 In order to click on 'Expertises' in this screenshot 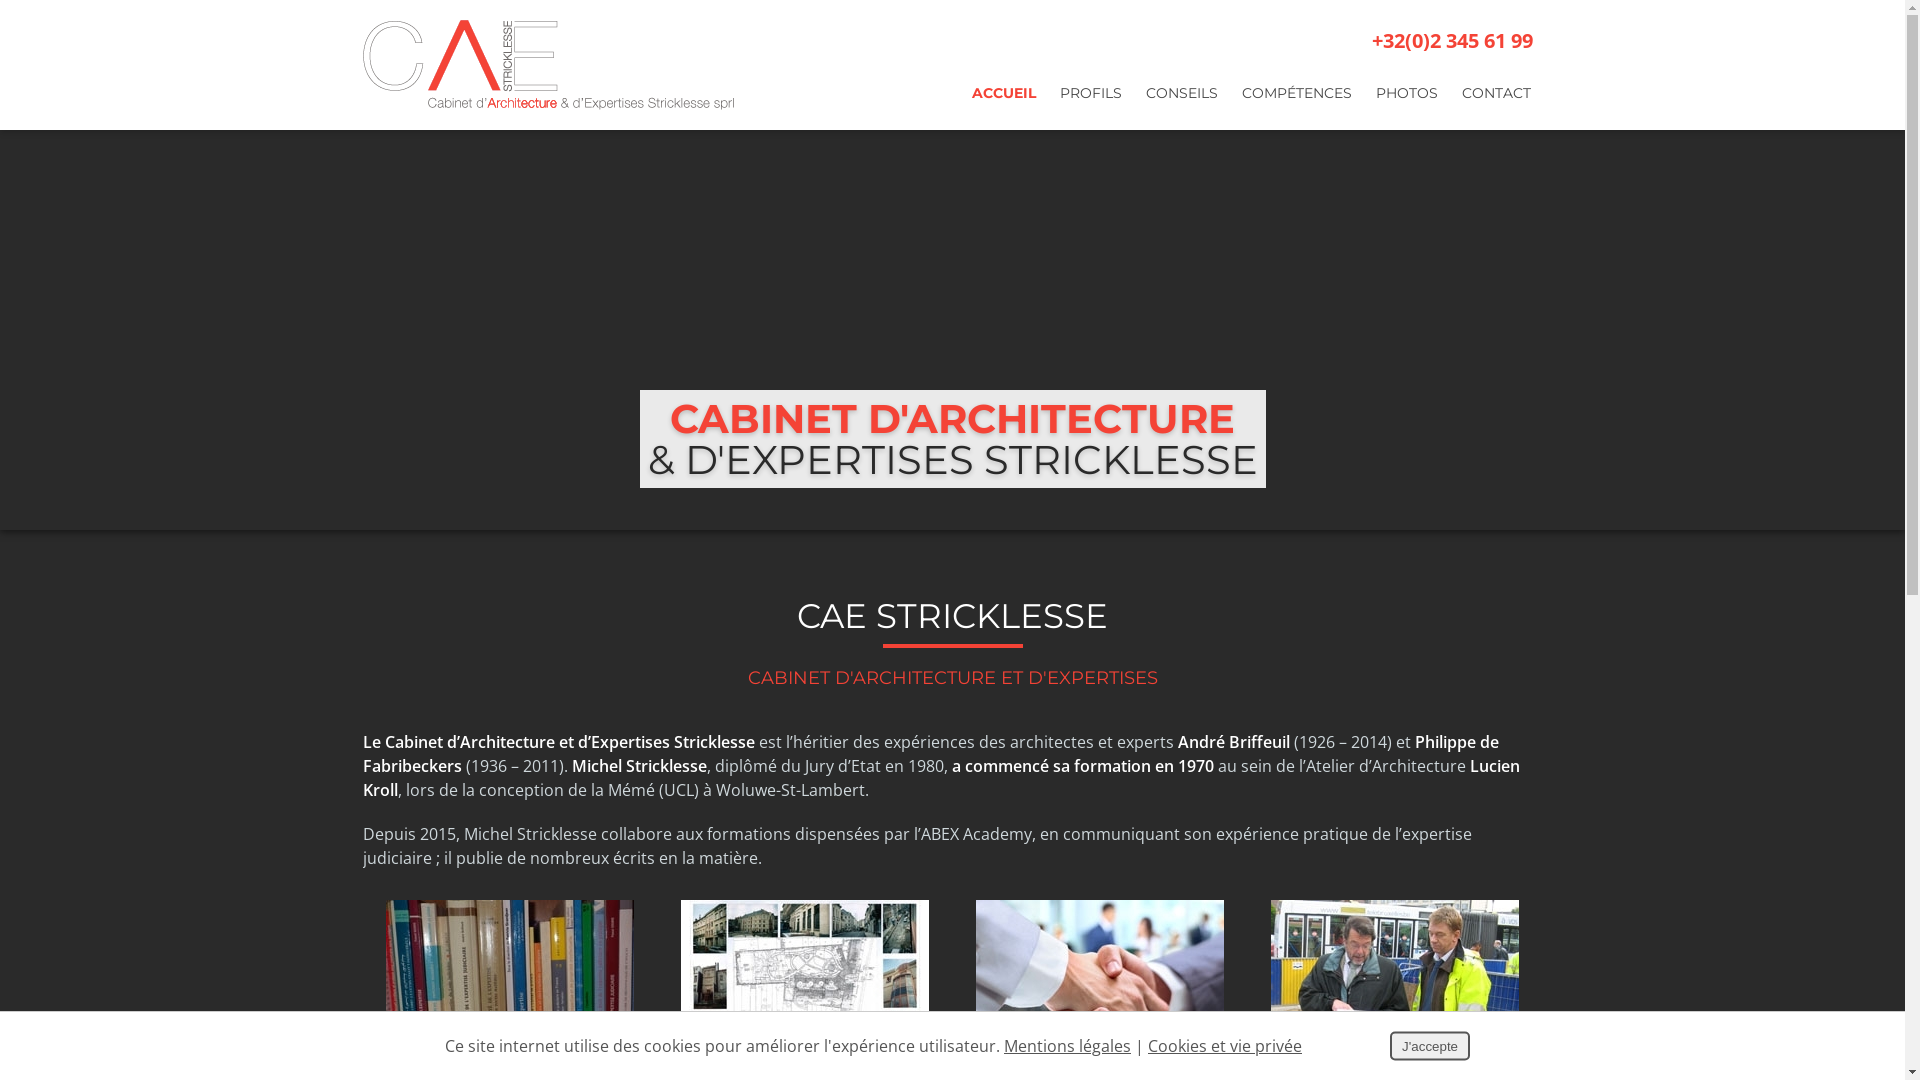, I will do `click(509, 982)`.